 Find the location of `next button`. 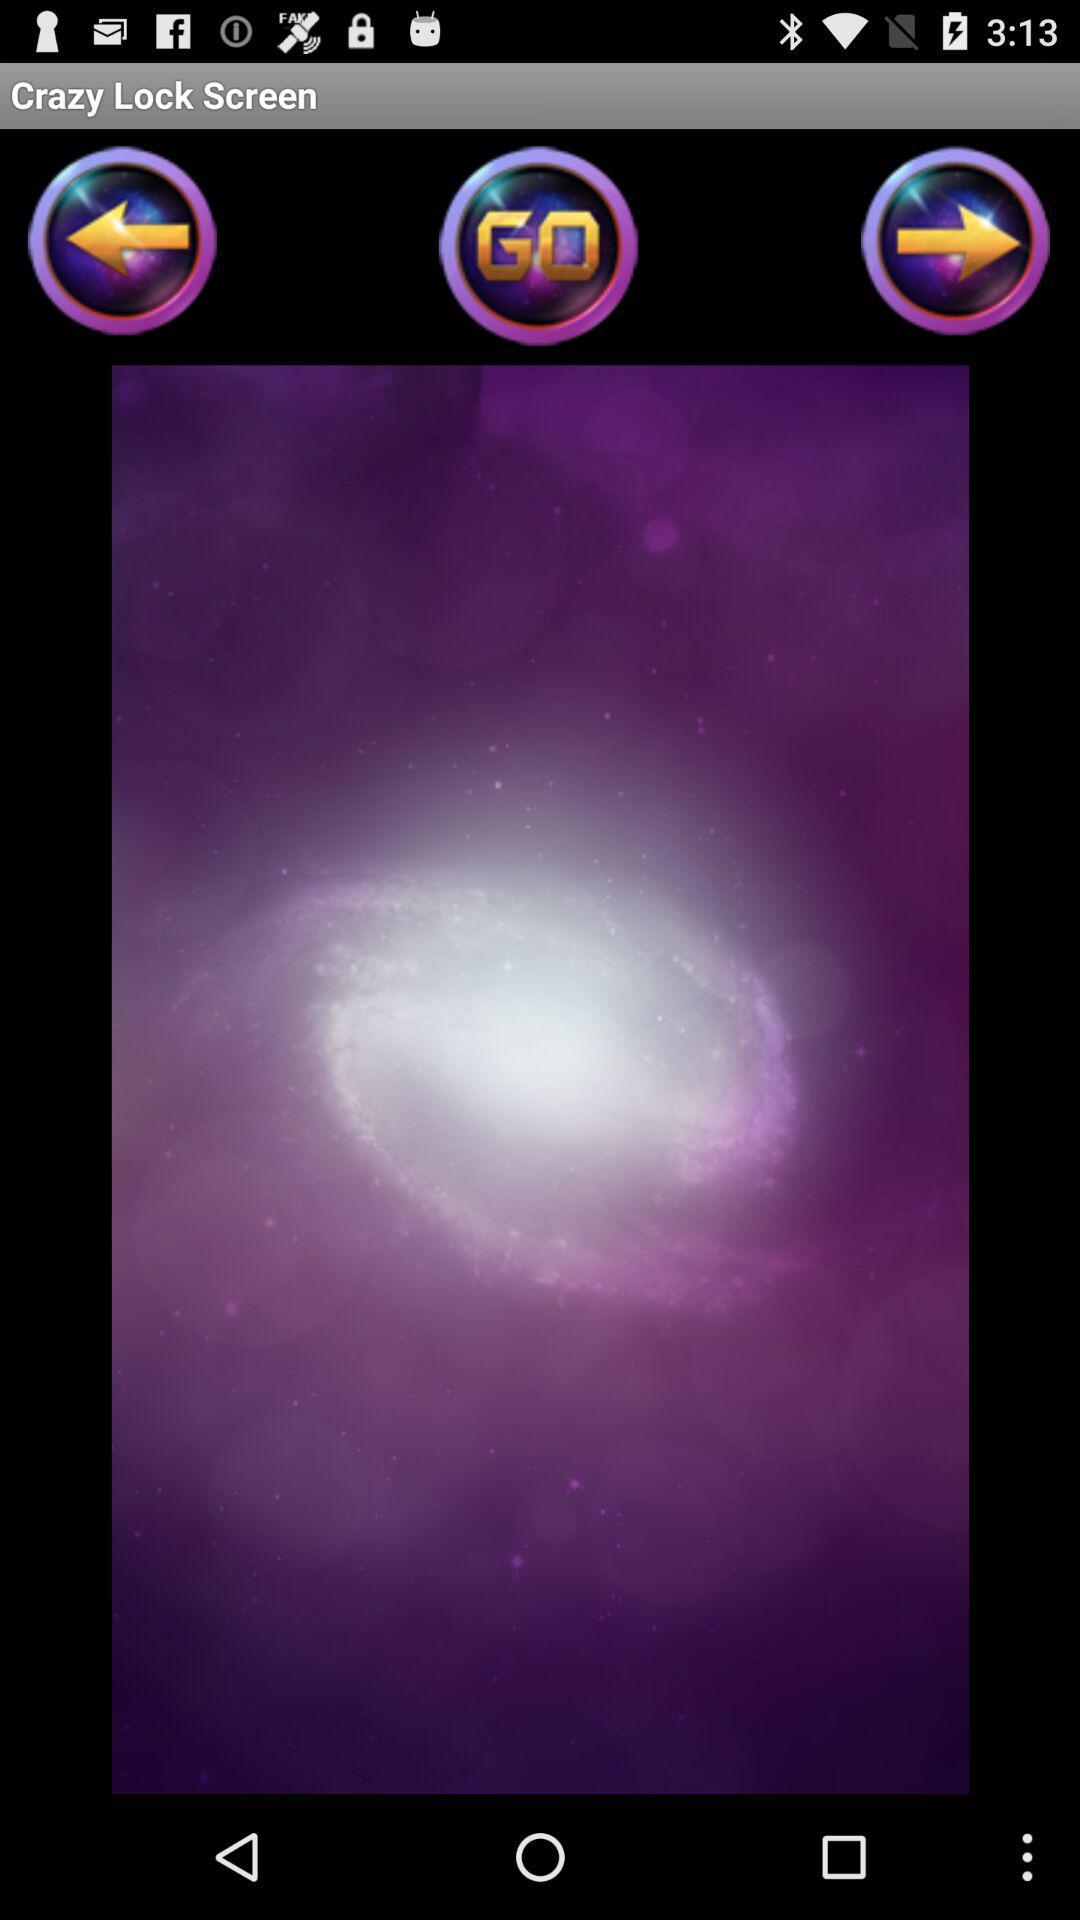

next button is located at coordinates (955, 246).